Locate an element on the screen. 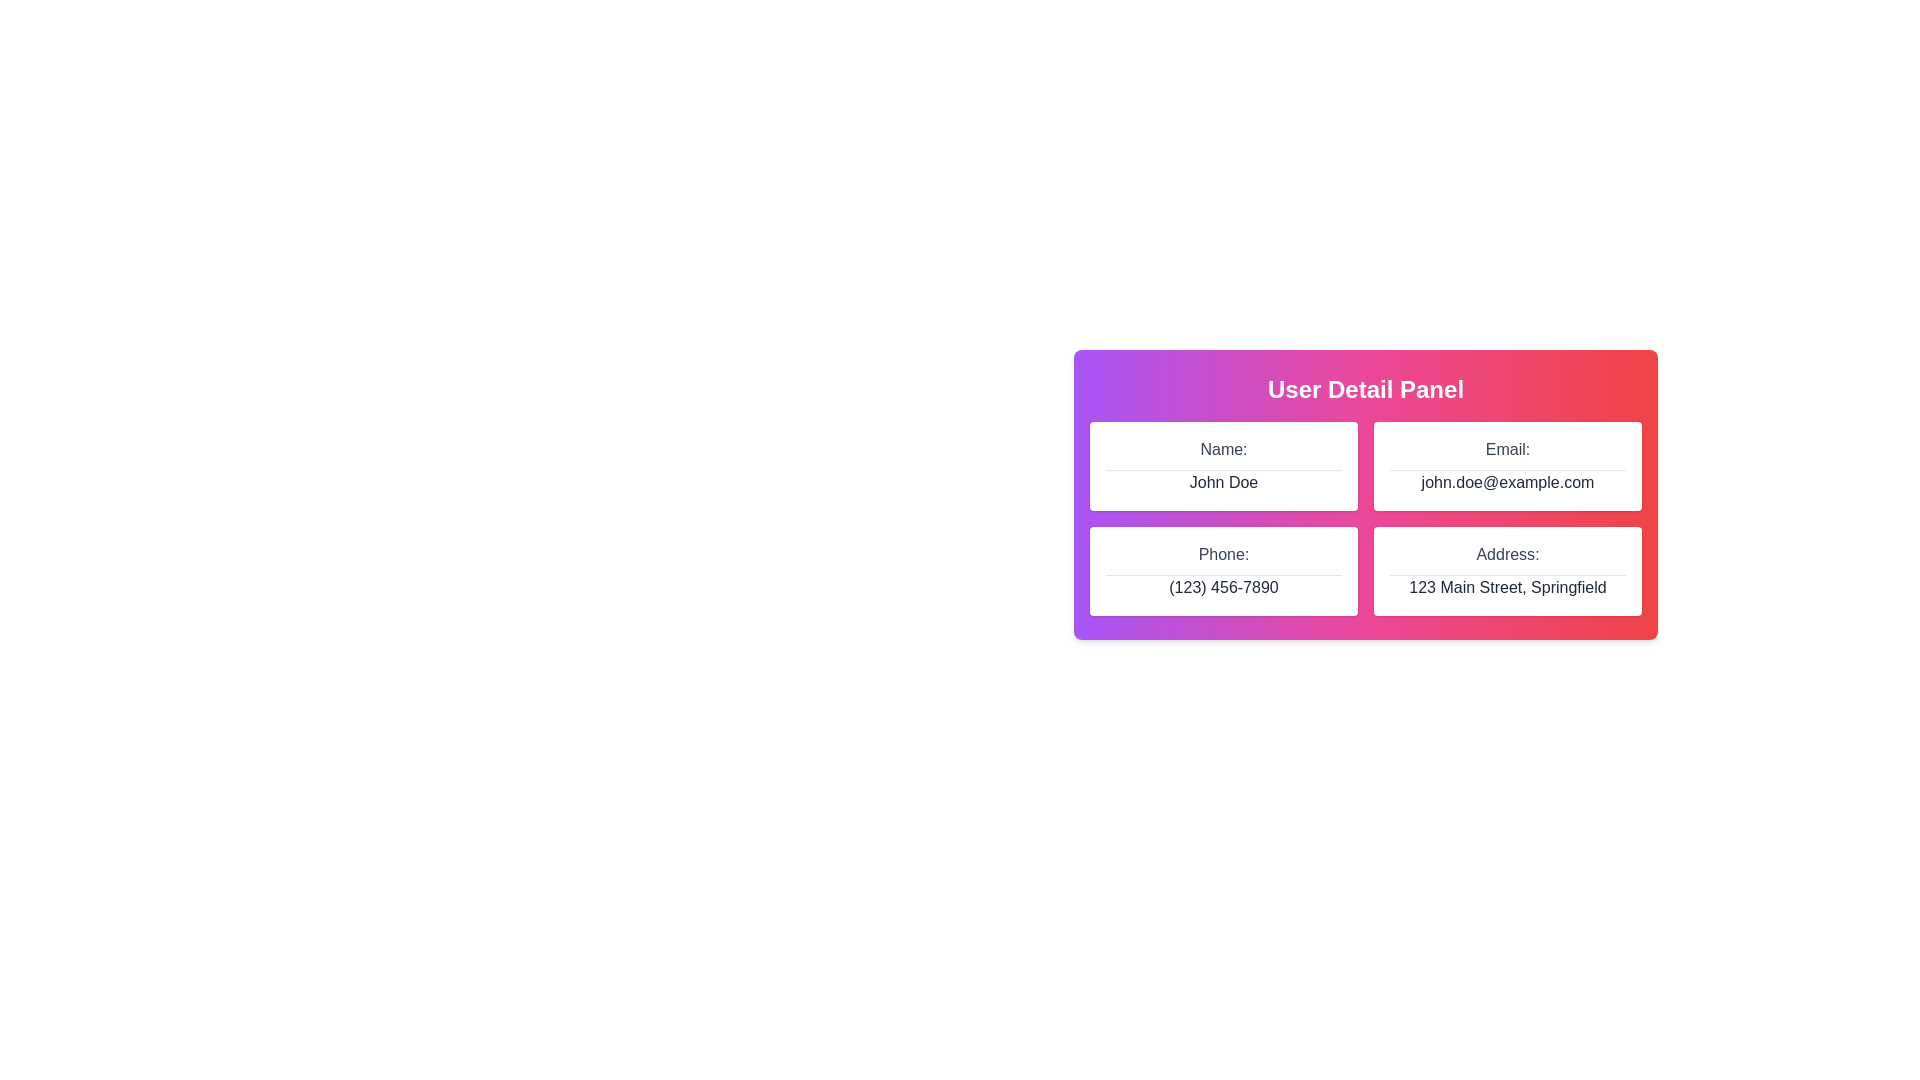 The width and height of the screenshot is (1920, 1080). the centered title text 'User Detail Panel' which is styled with white text over a gradient background, located at the top center of the user detail card is located at coordinates (1365, 389).